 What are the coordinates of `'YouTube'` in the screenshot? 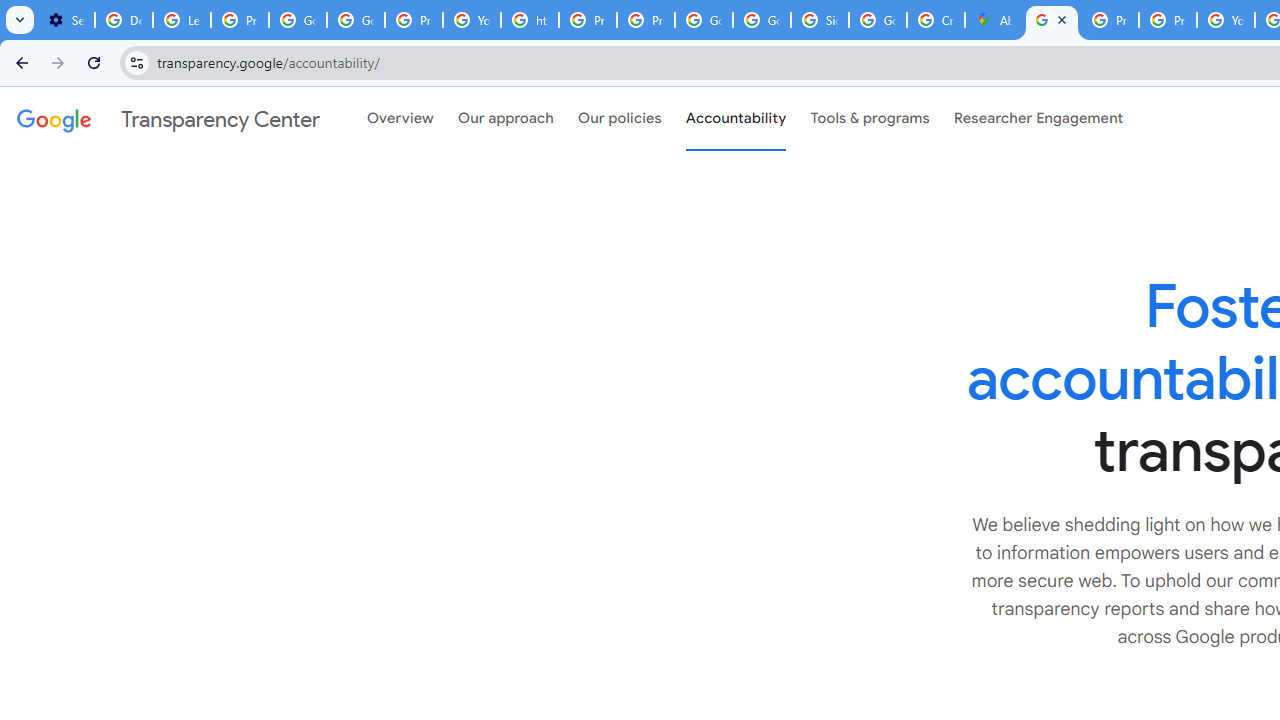 It's located at (470, 20).